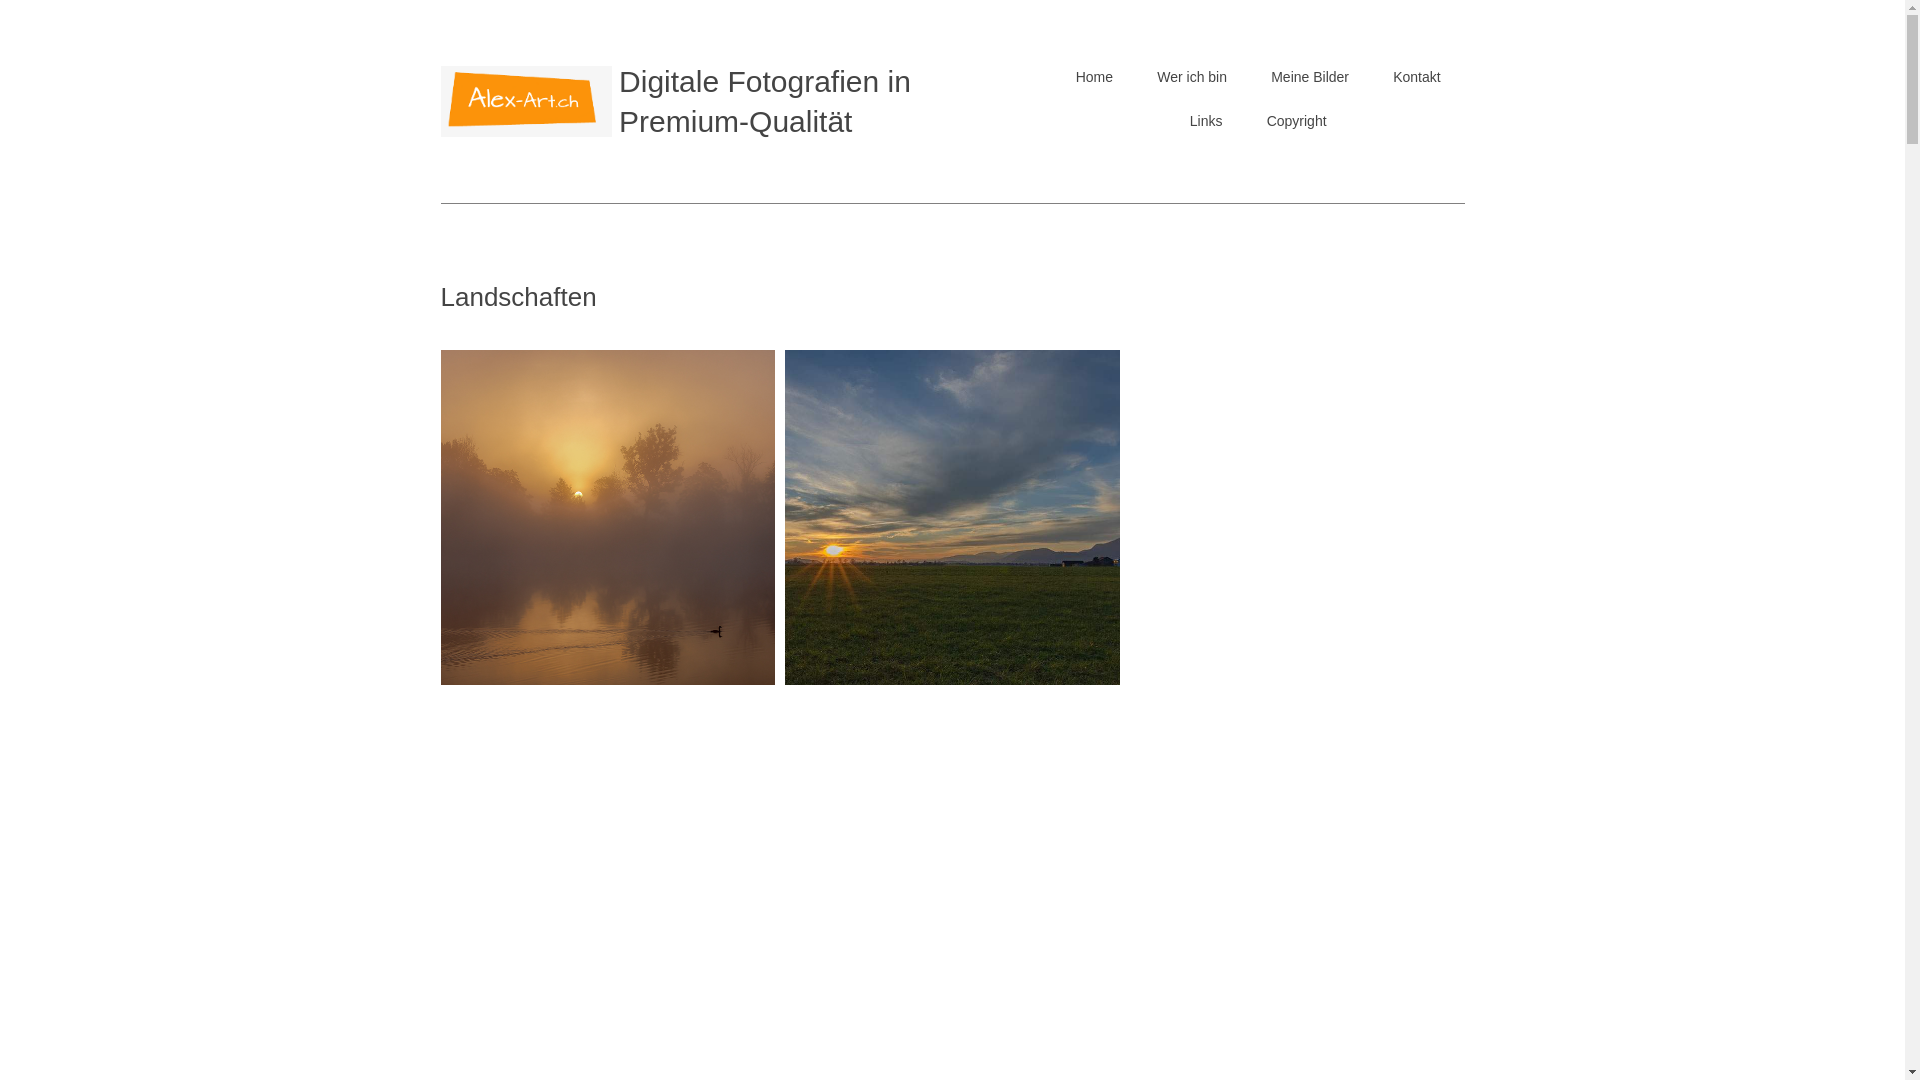 The width and height of the screenshot is (1920, 1080). What do you see at coordinates (1296, 120) in the screenshot?
I see `'Copyright'` at bounding box center [1296, 120].